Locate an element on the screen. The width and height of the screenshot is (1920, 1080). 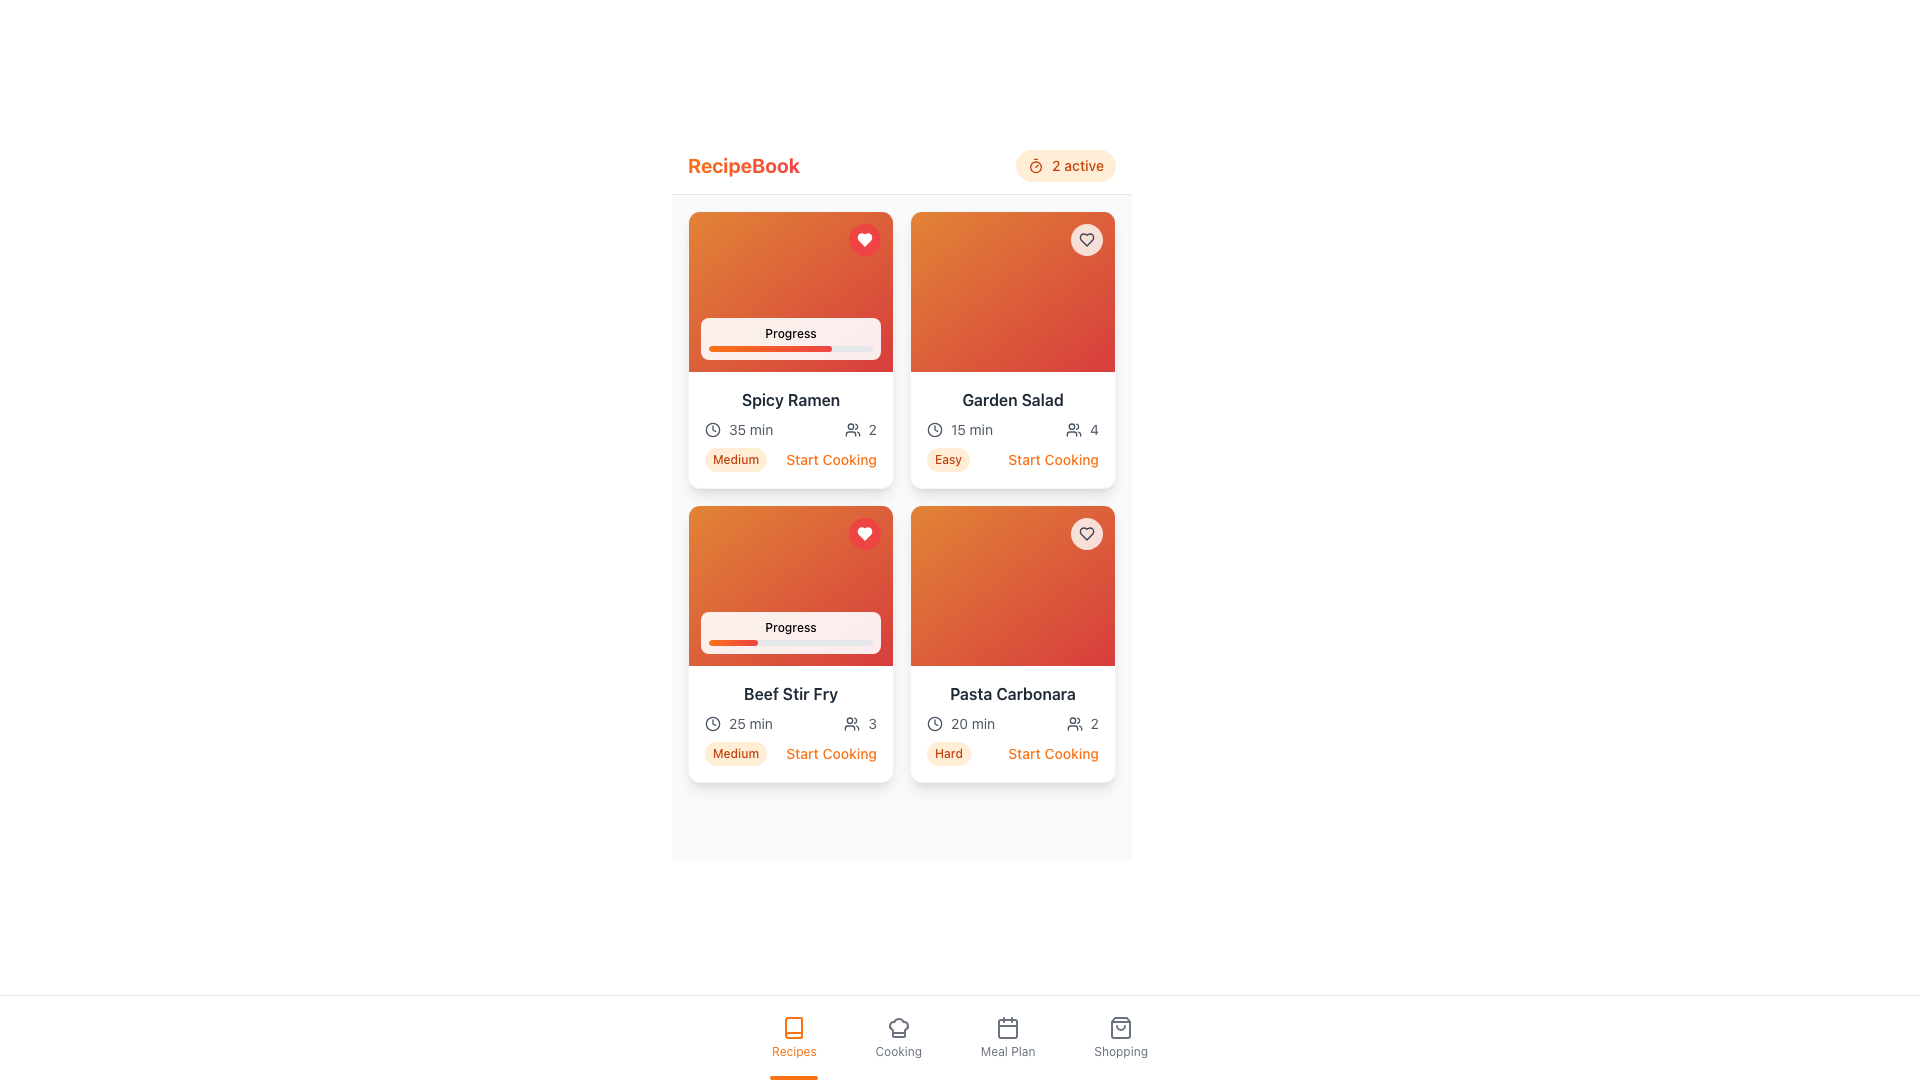
the time icon located at the bottom left of the 'Beef Stir Fry' card, next to the '25 min' text indicating the recipe duration is located at coordinates (713, 724).